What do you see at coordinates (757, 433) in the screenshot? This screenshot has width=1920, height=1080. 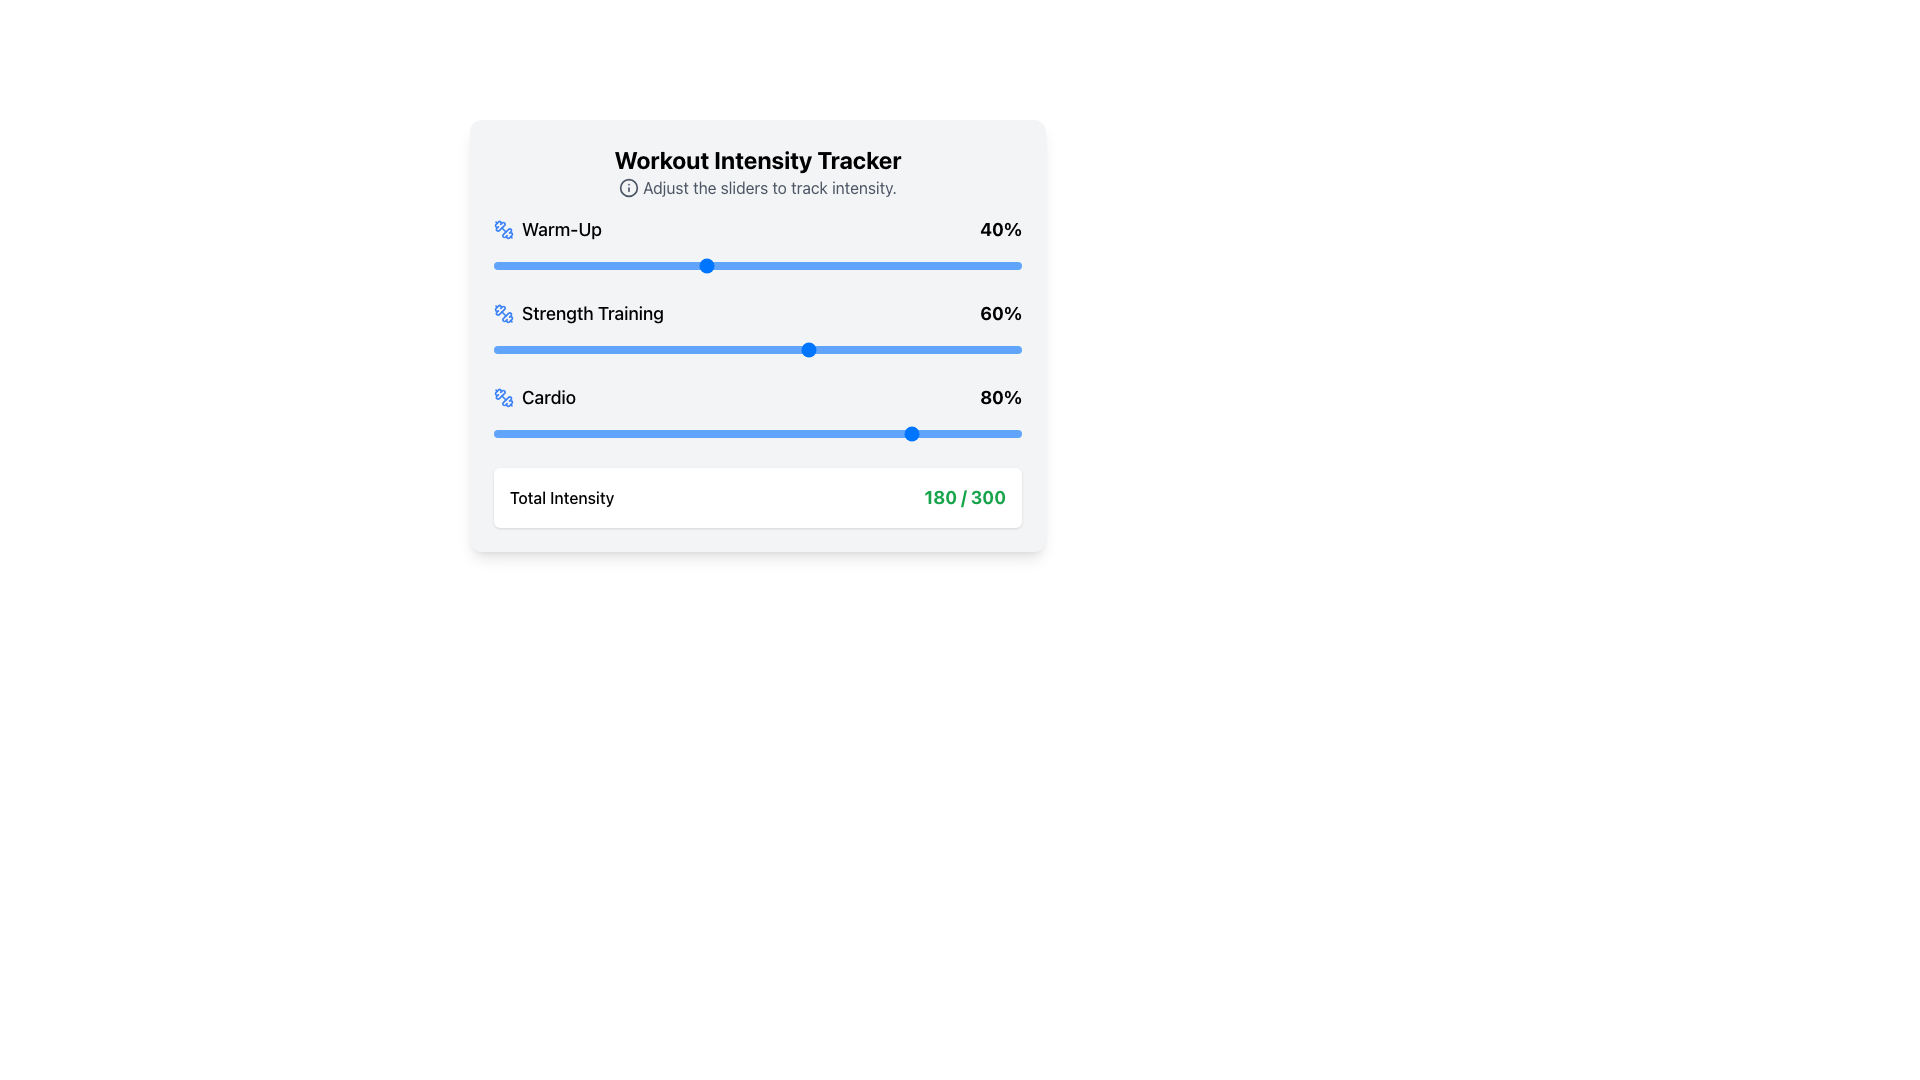 I see `the cardio intensity slider` at bounding box center [757, 433].